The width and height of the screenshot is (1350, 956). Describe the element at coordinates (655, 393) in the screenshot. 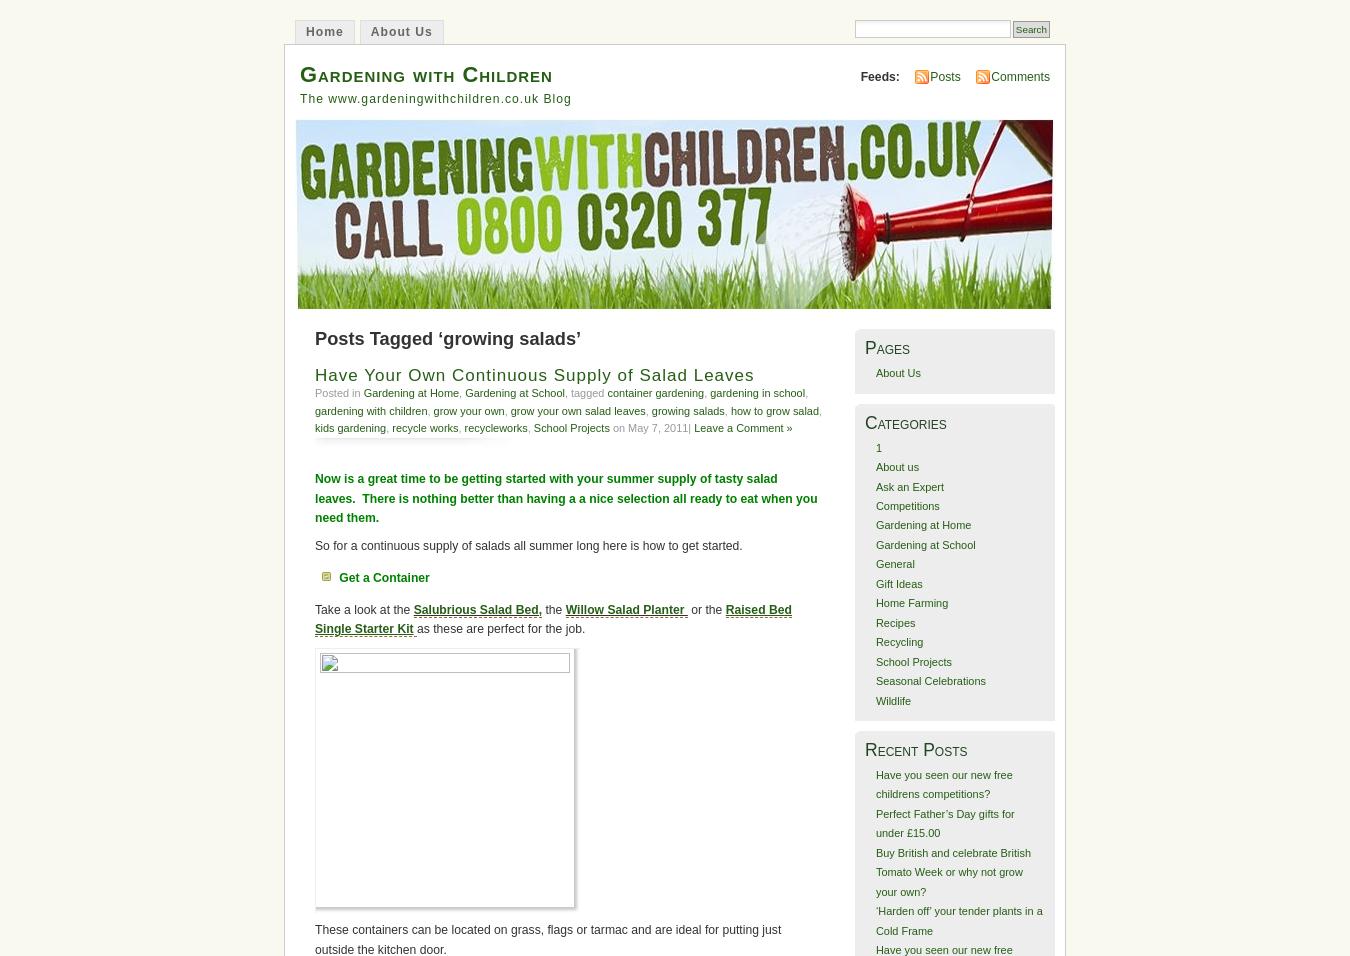

I see `'container gardening'` at that location.